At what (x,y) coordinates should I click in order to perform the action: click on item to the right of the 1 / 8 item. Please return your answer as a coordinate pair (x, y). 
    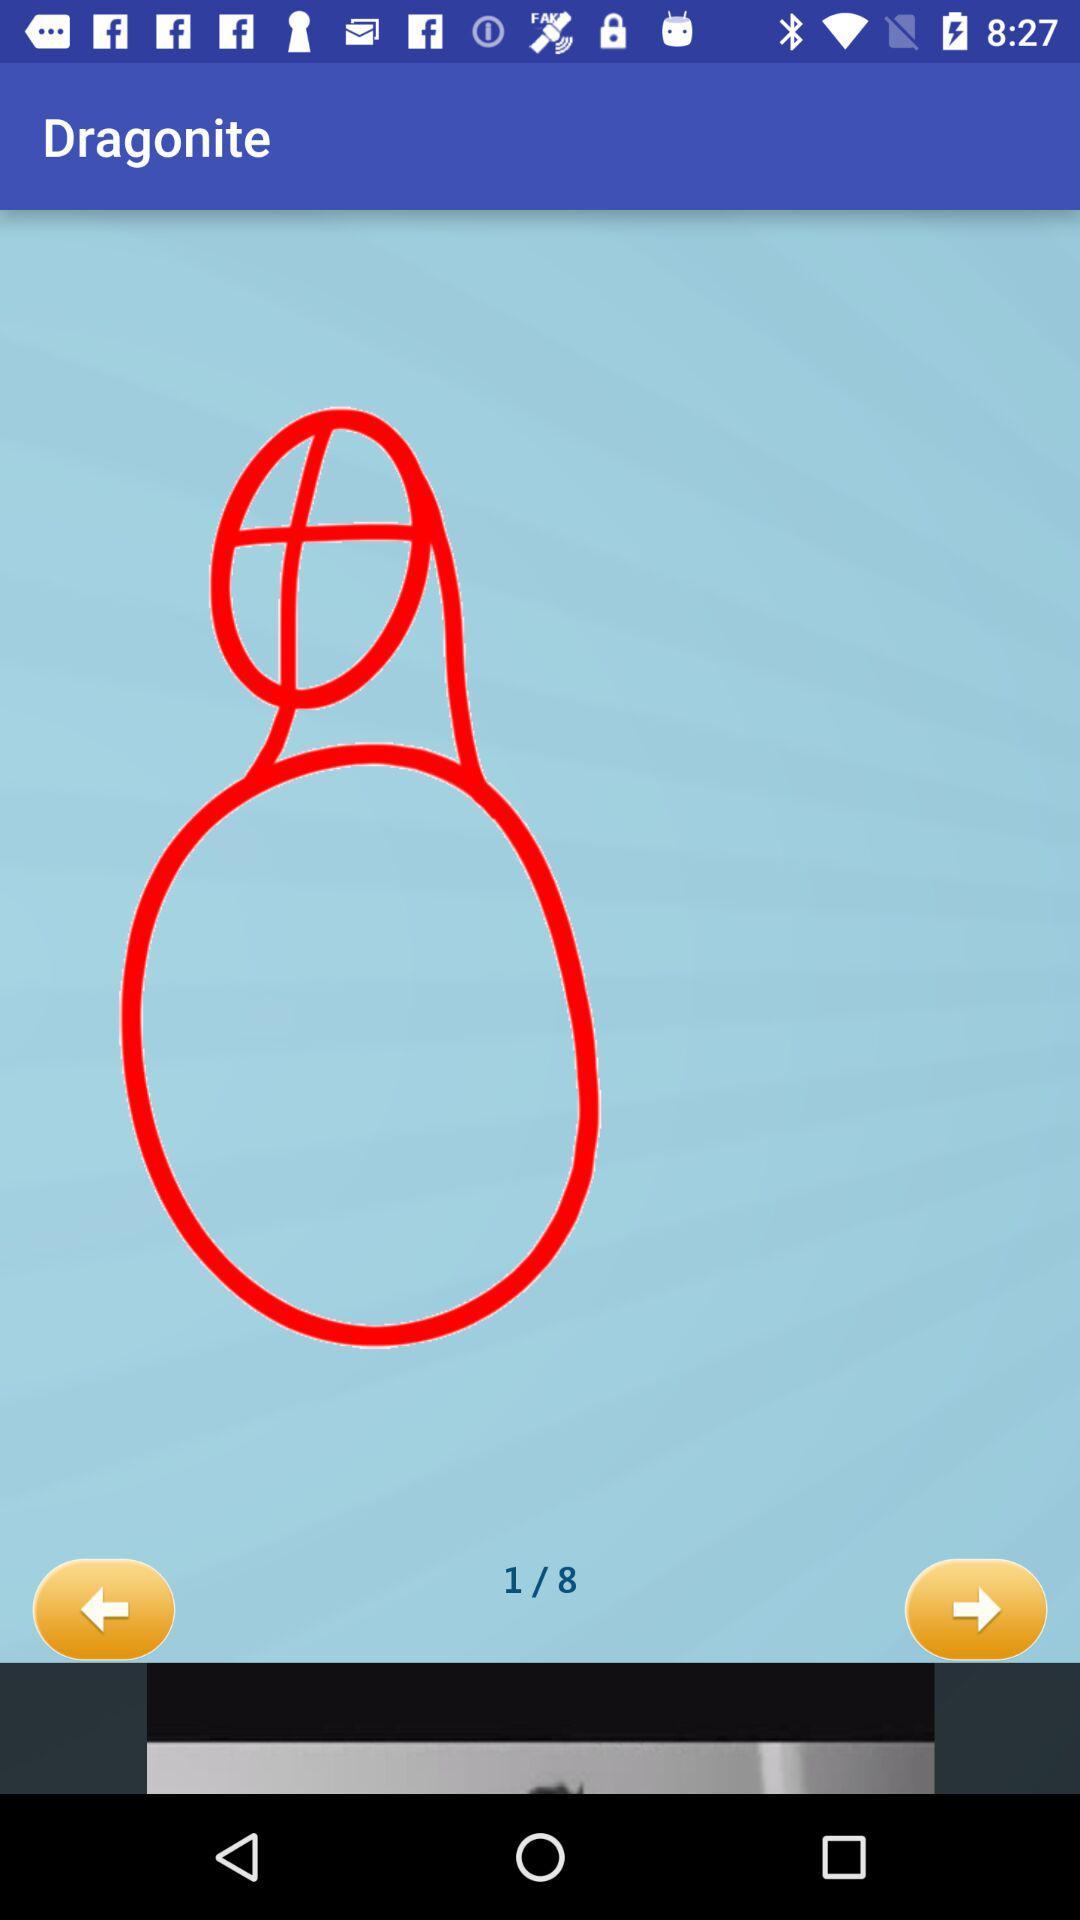
    Looking at the image, I should click on (975, 1610).